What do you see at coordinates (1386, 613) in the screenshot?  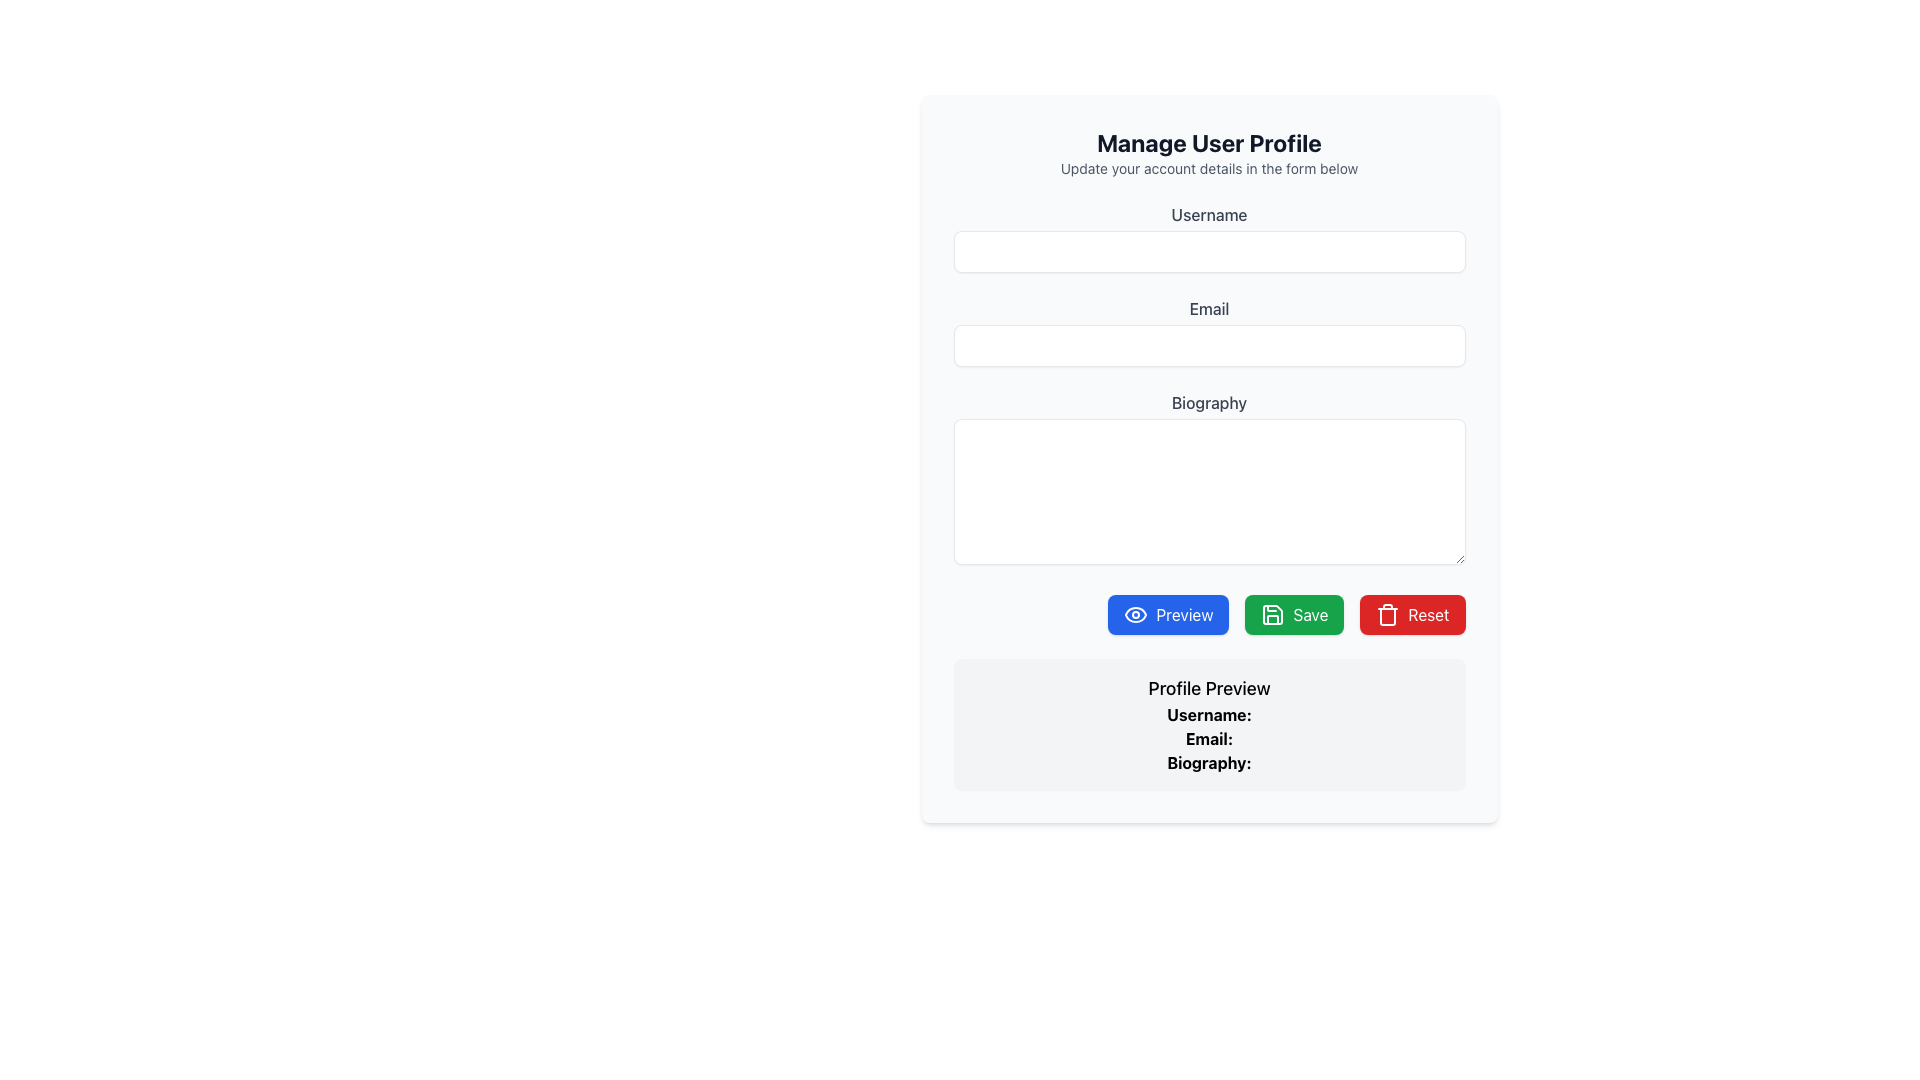 I see `the reset icon located within the Reset button at the bottom right of the form to initiate a reset action` at bounding box center [1386, 613].